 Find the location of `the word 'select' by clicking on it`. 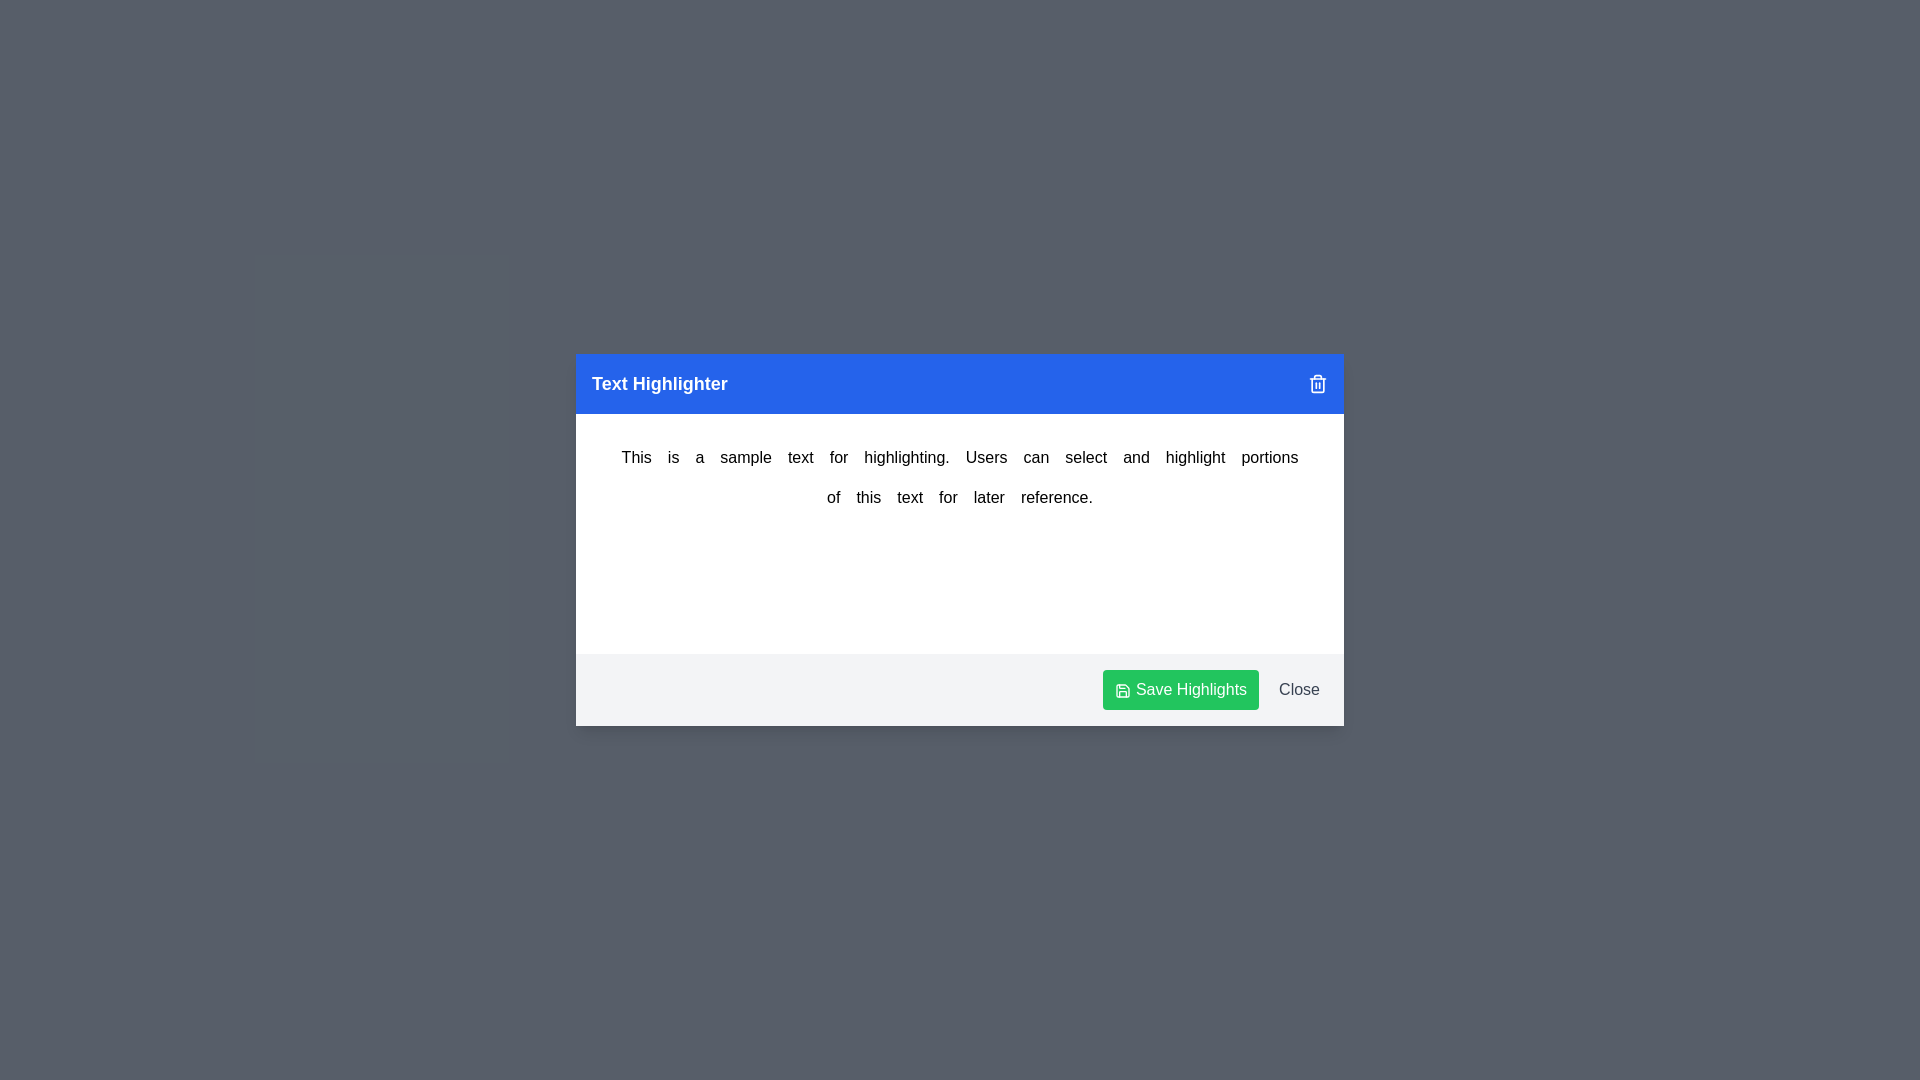

the word 'select' by clicking on it is located at coordinates (1085, 458).